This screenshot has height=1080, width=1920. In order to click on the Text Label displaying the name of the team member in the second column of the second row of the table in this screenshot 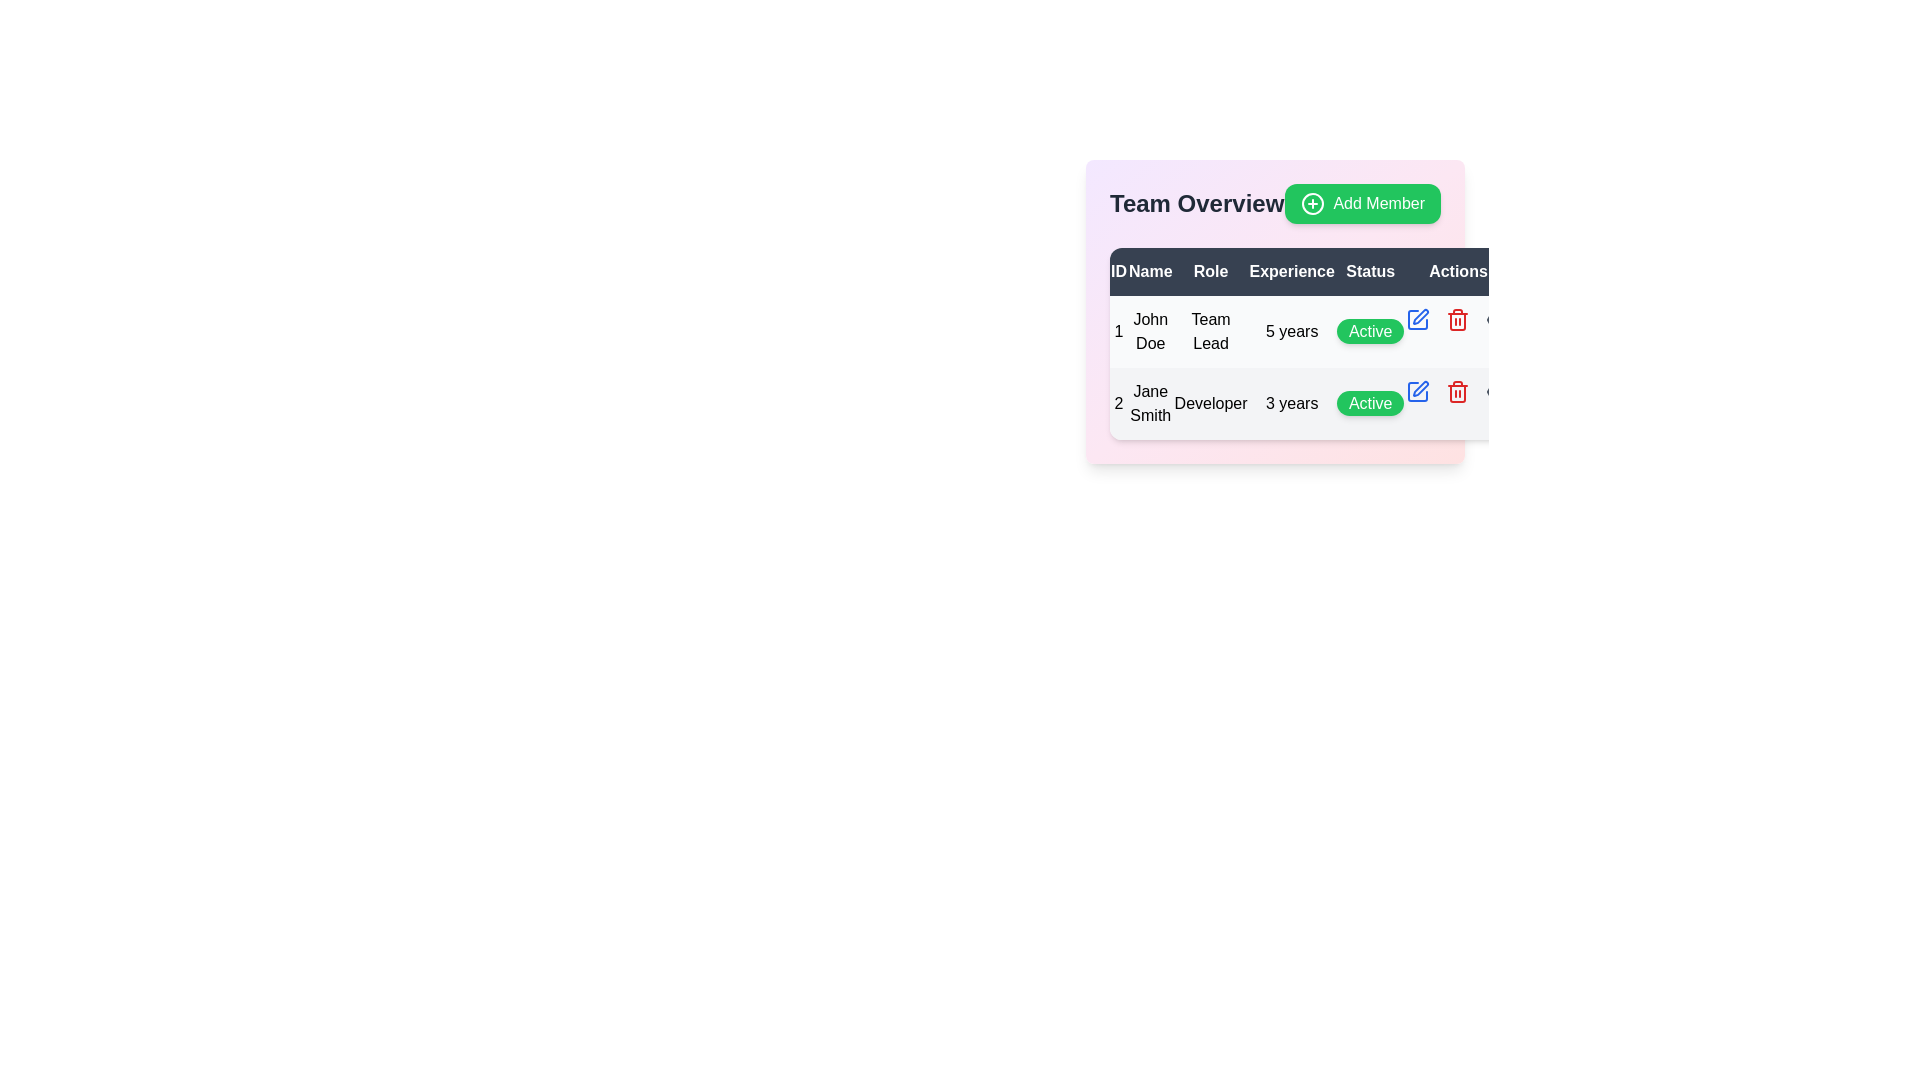, I will do `click(1150, 404)`.